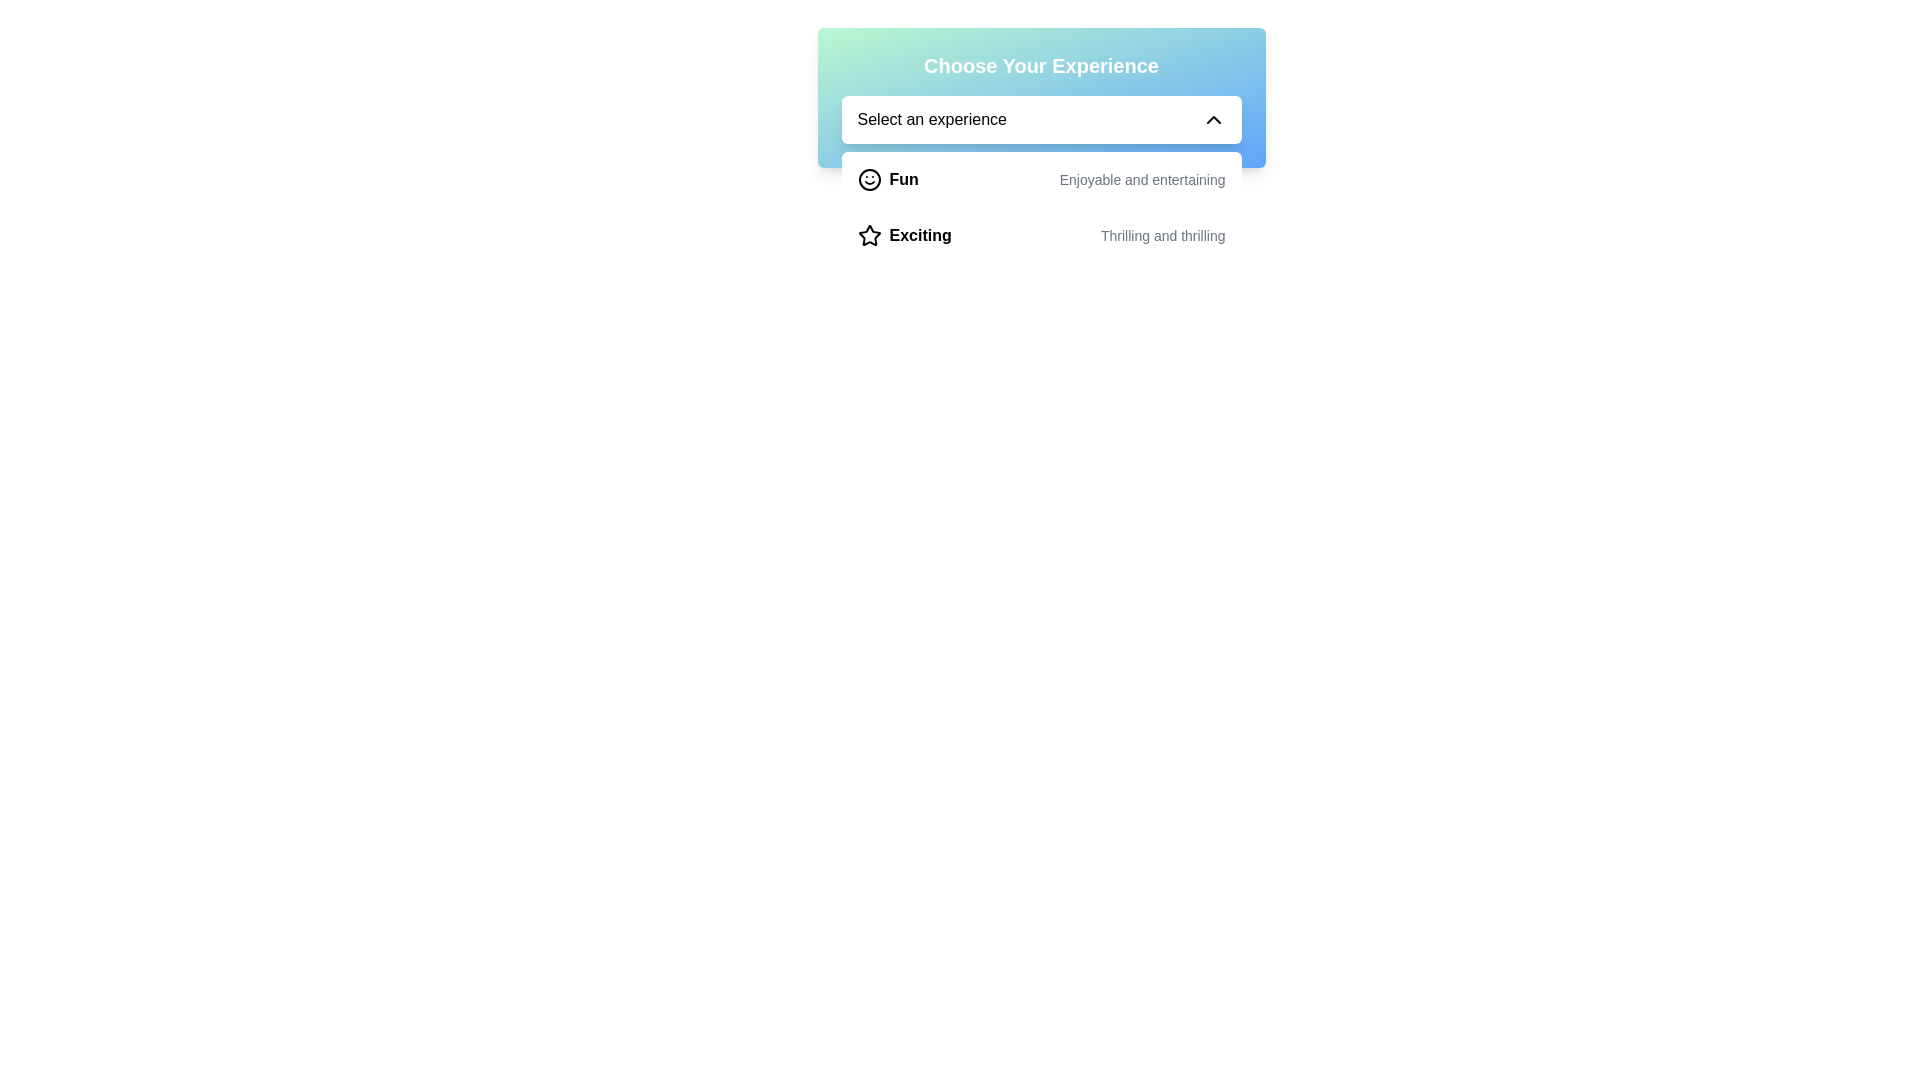 The width and height of the screenshot is (1920, 1080). I want to click on the SVG circle graphic that forms the circular outline of a smiley face, which is positioned to the left of the text 'Fun' under the 'Choose Your Experience' header, so click(869, 180).